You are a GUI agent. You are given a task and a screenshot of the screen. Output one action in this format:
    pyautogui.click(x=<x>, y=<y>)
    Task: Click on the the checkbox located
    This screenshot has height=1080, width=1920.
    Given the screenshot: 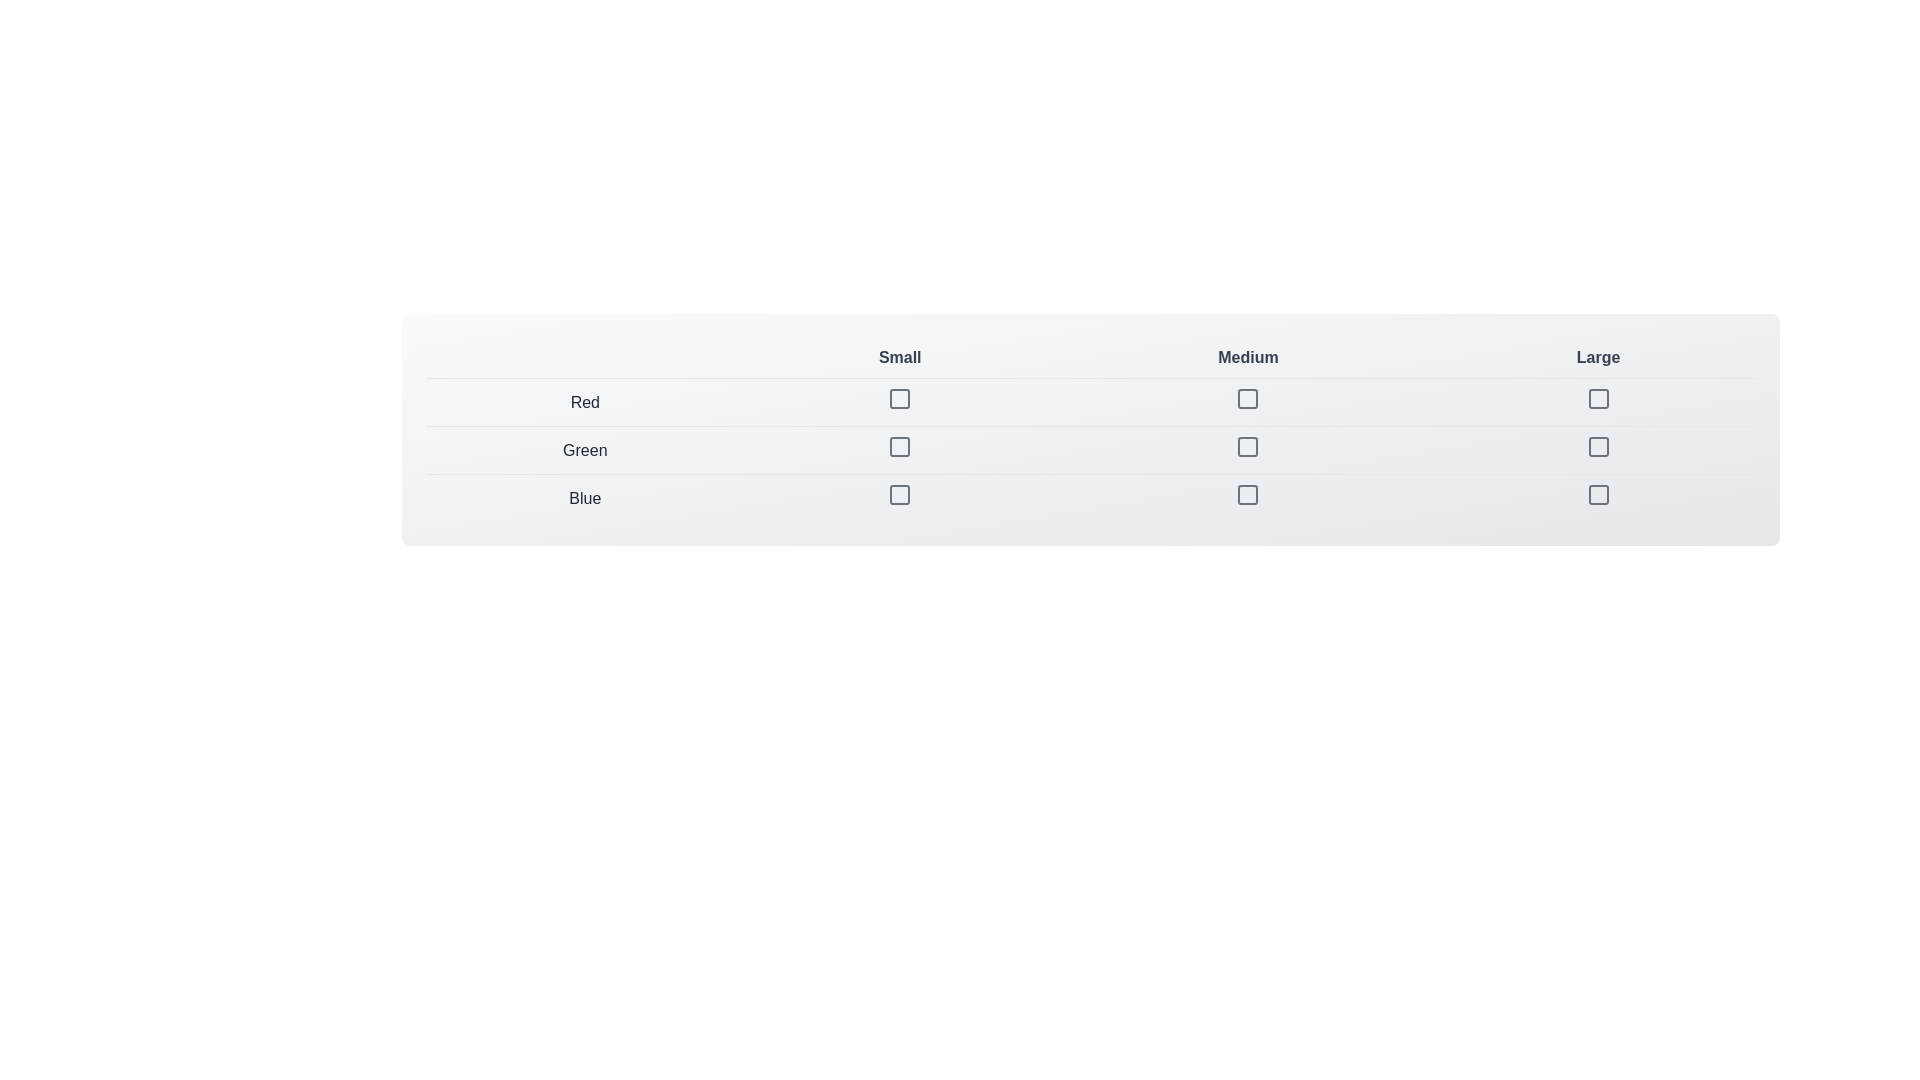 What is the action you would take?
    pyautogui.click(x=1597, y=398)
    